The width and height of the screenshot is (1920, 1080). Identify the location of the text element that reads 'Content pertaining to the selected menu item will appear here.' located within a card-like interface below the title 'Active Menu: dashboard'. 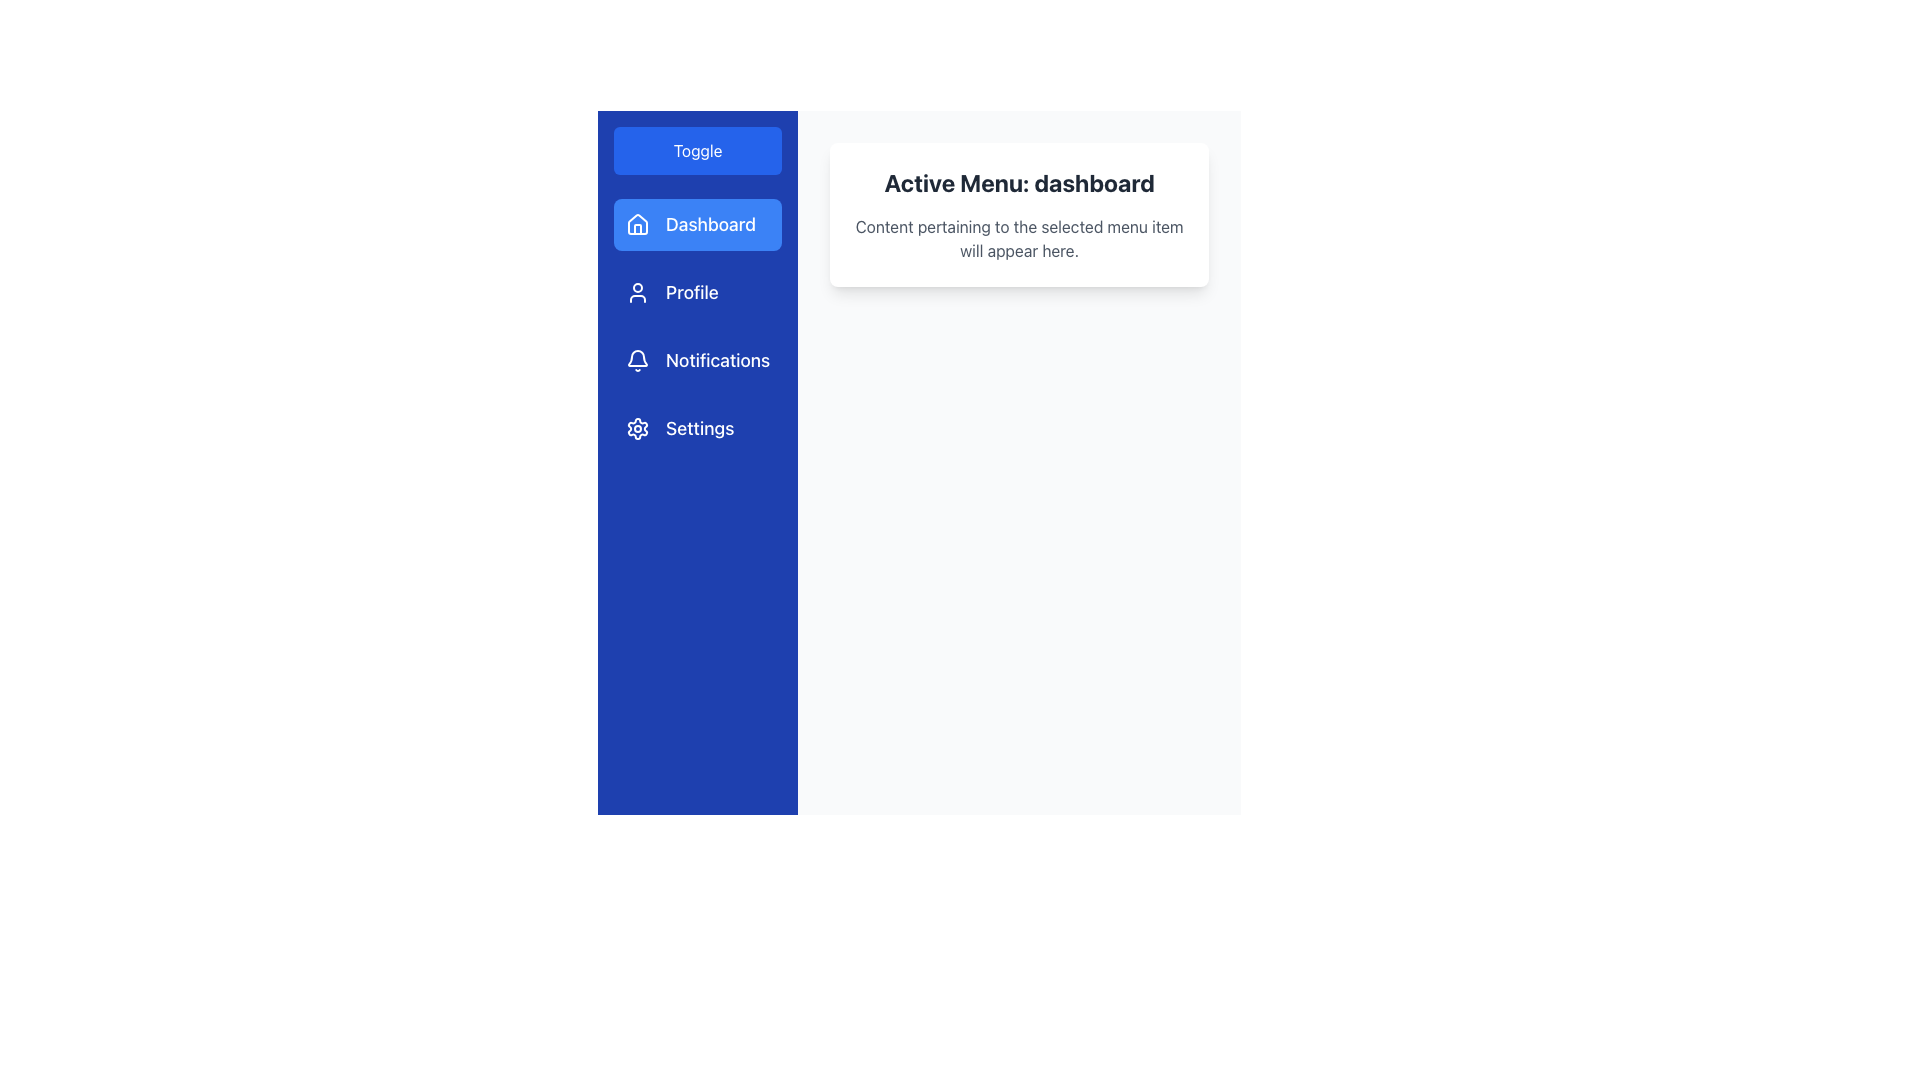
(1019, 238).